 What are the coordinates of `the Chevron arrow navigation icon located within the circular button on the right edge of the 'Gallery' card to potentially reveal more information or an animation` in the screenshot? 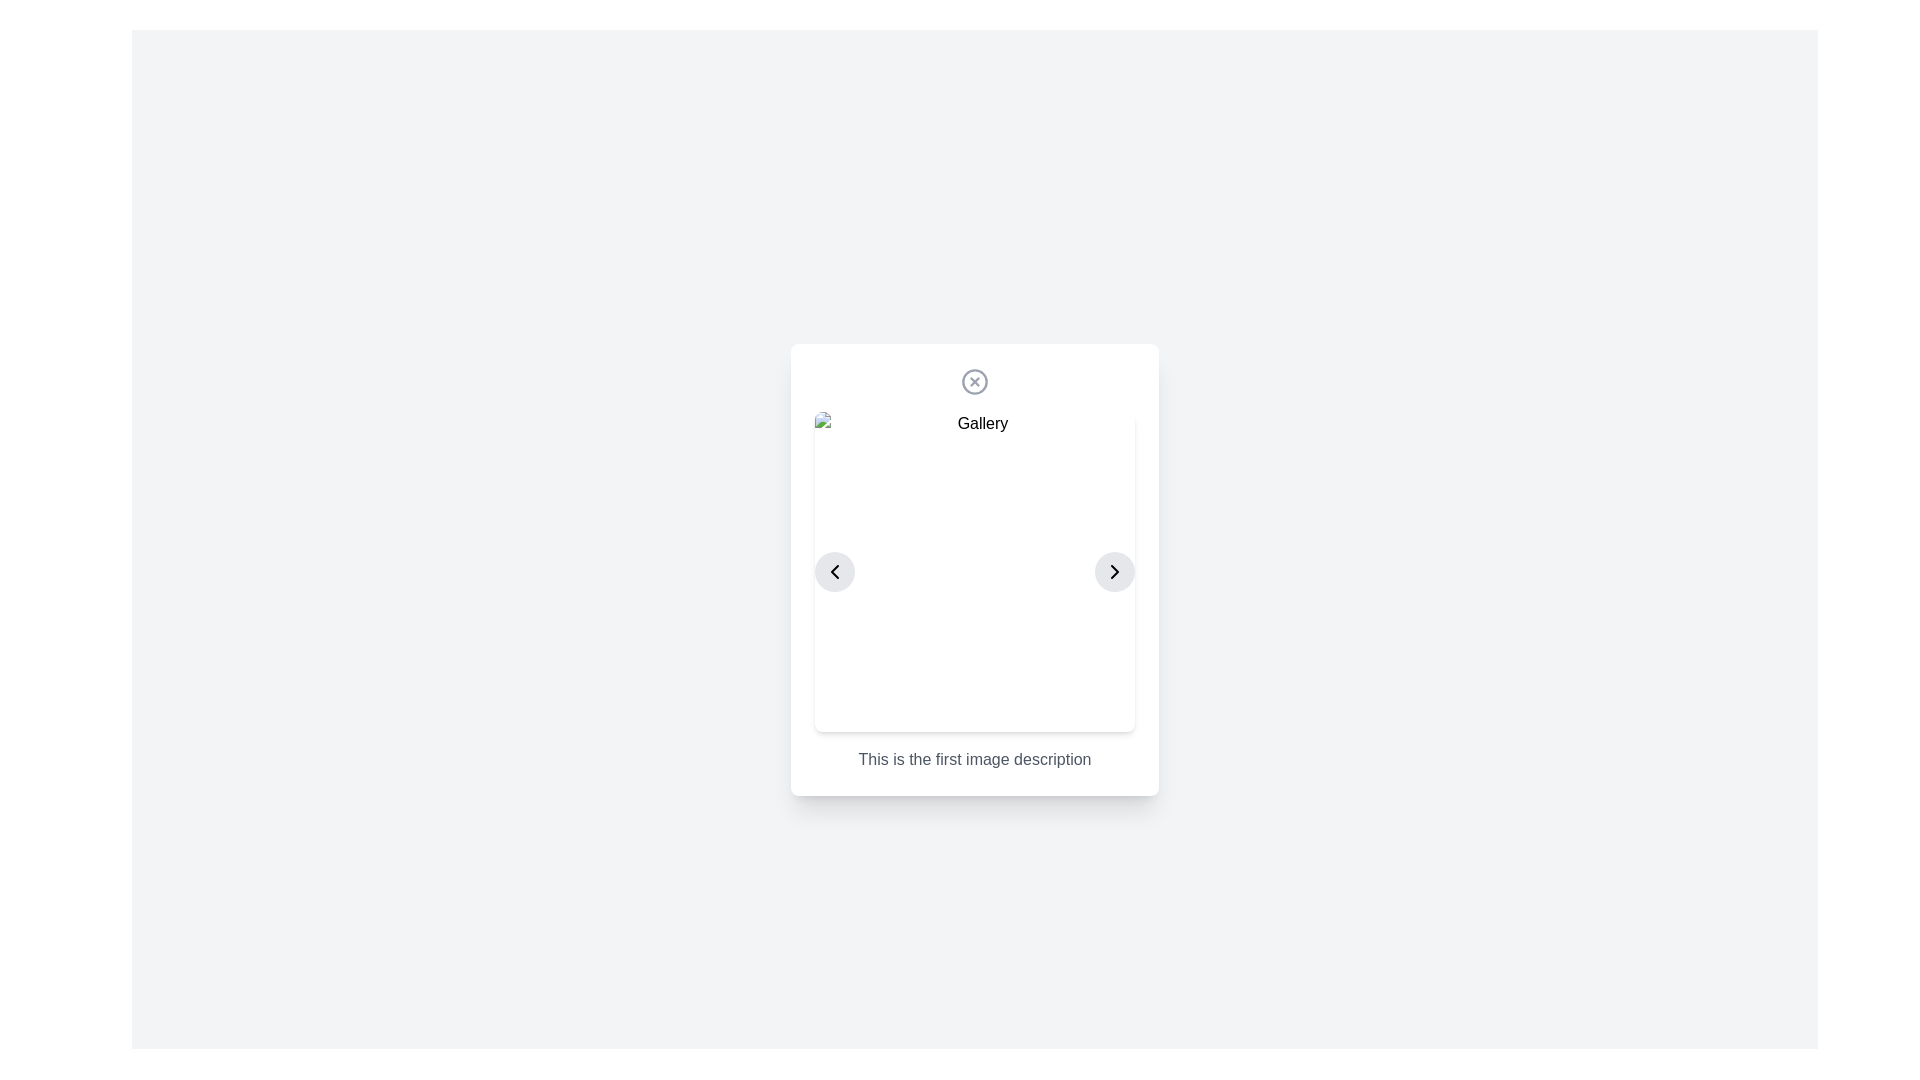 It's located at (1113, 571).